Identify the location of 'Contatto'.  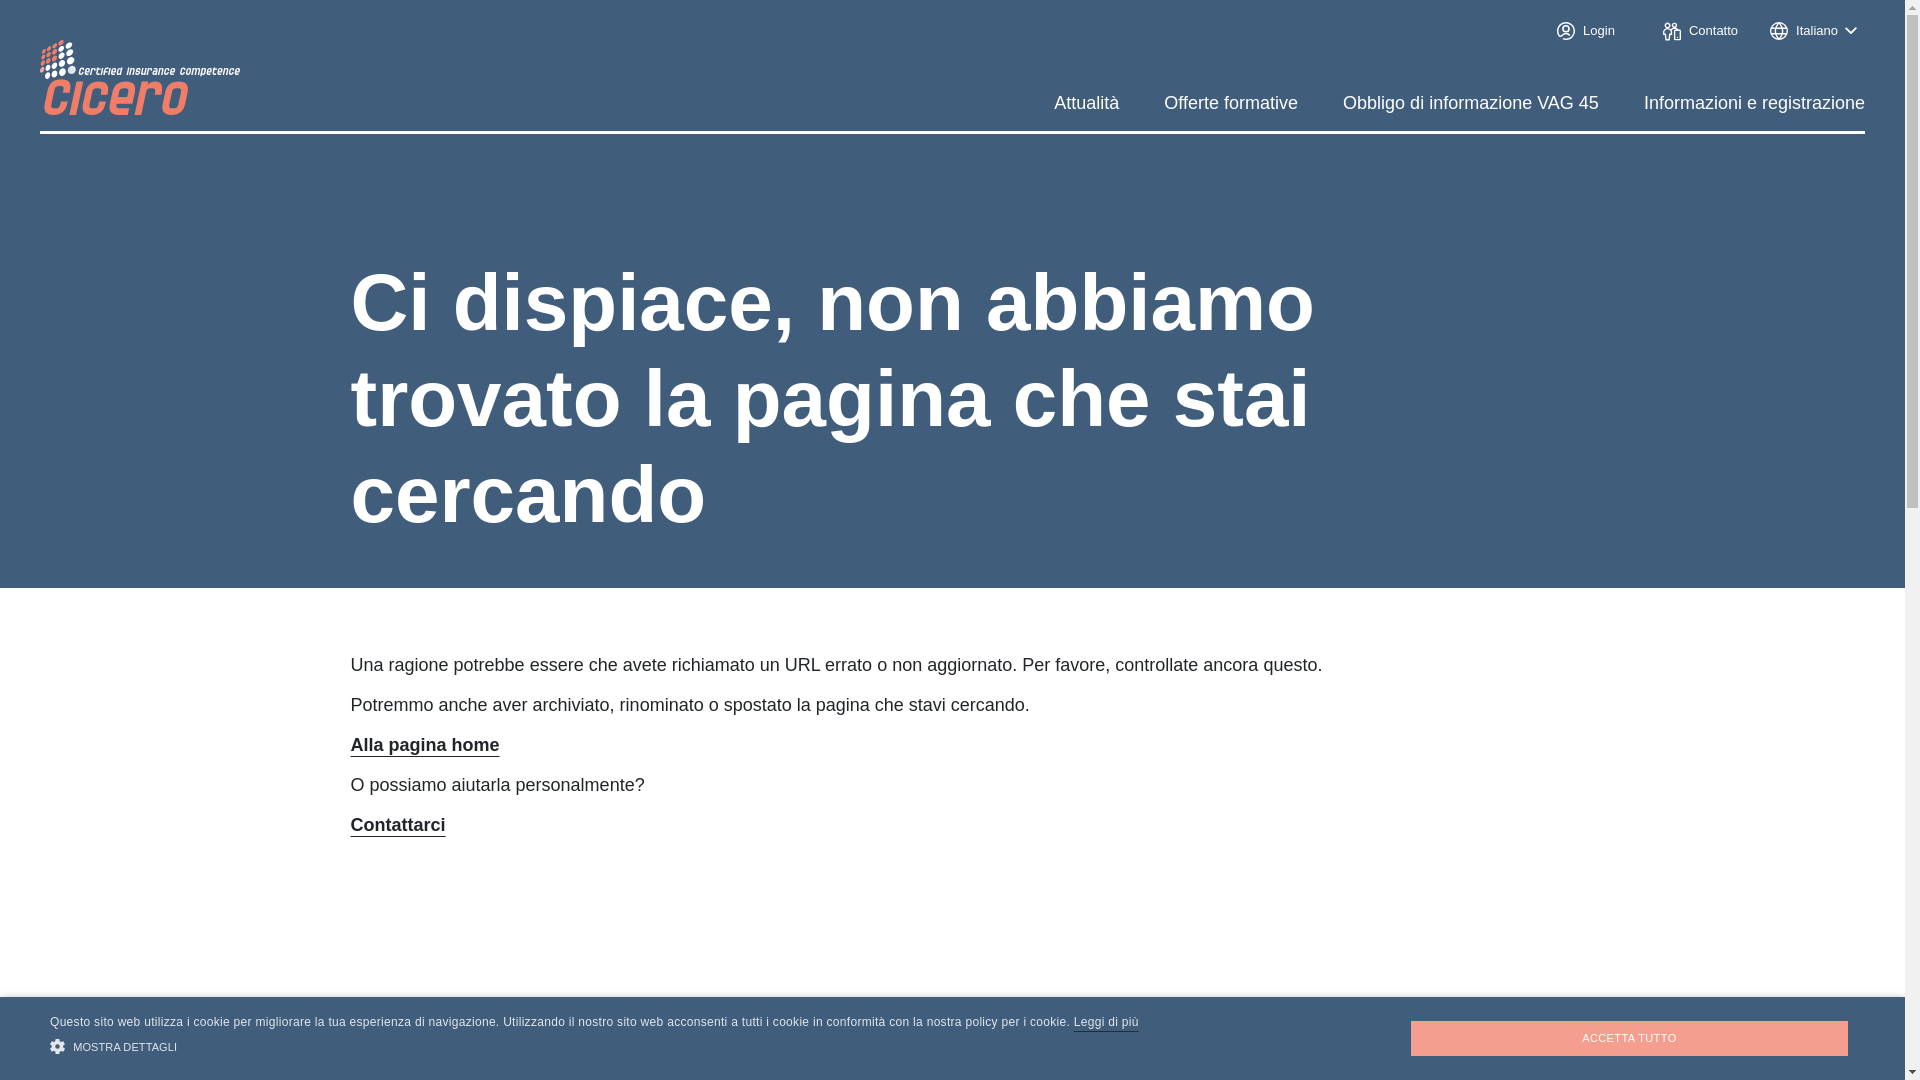
(1655, 31).